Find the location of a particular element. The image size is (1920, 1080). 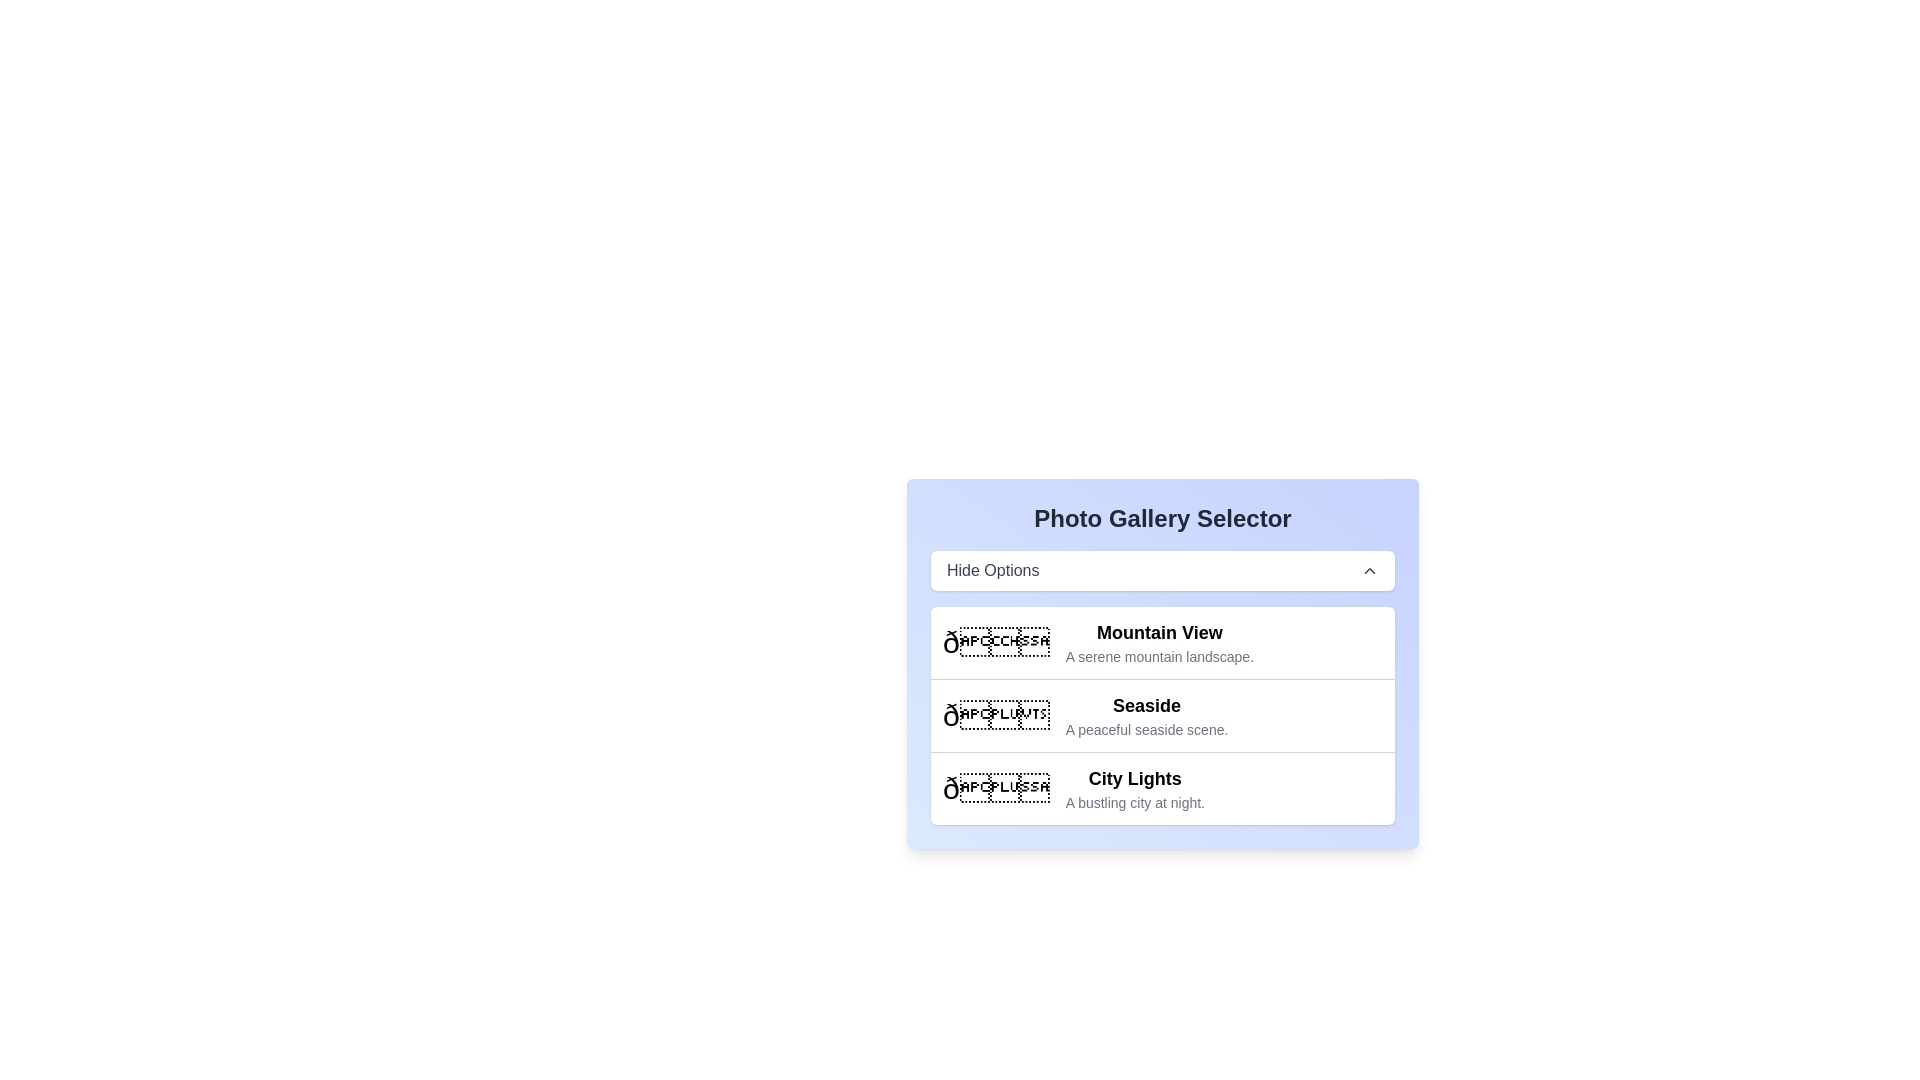

the Text label that serves as the title of an item in the 'Photo Gallery Selector', indicating the subject of the associated image is located at coordinates (1135, 778).